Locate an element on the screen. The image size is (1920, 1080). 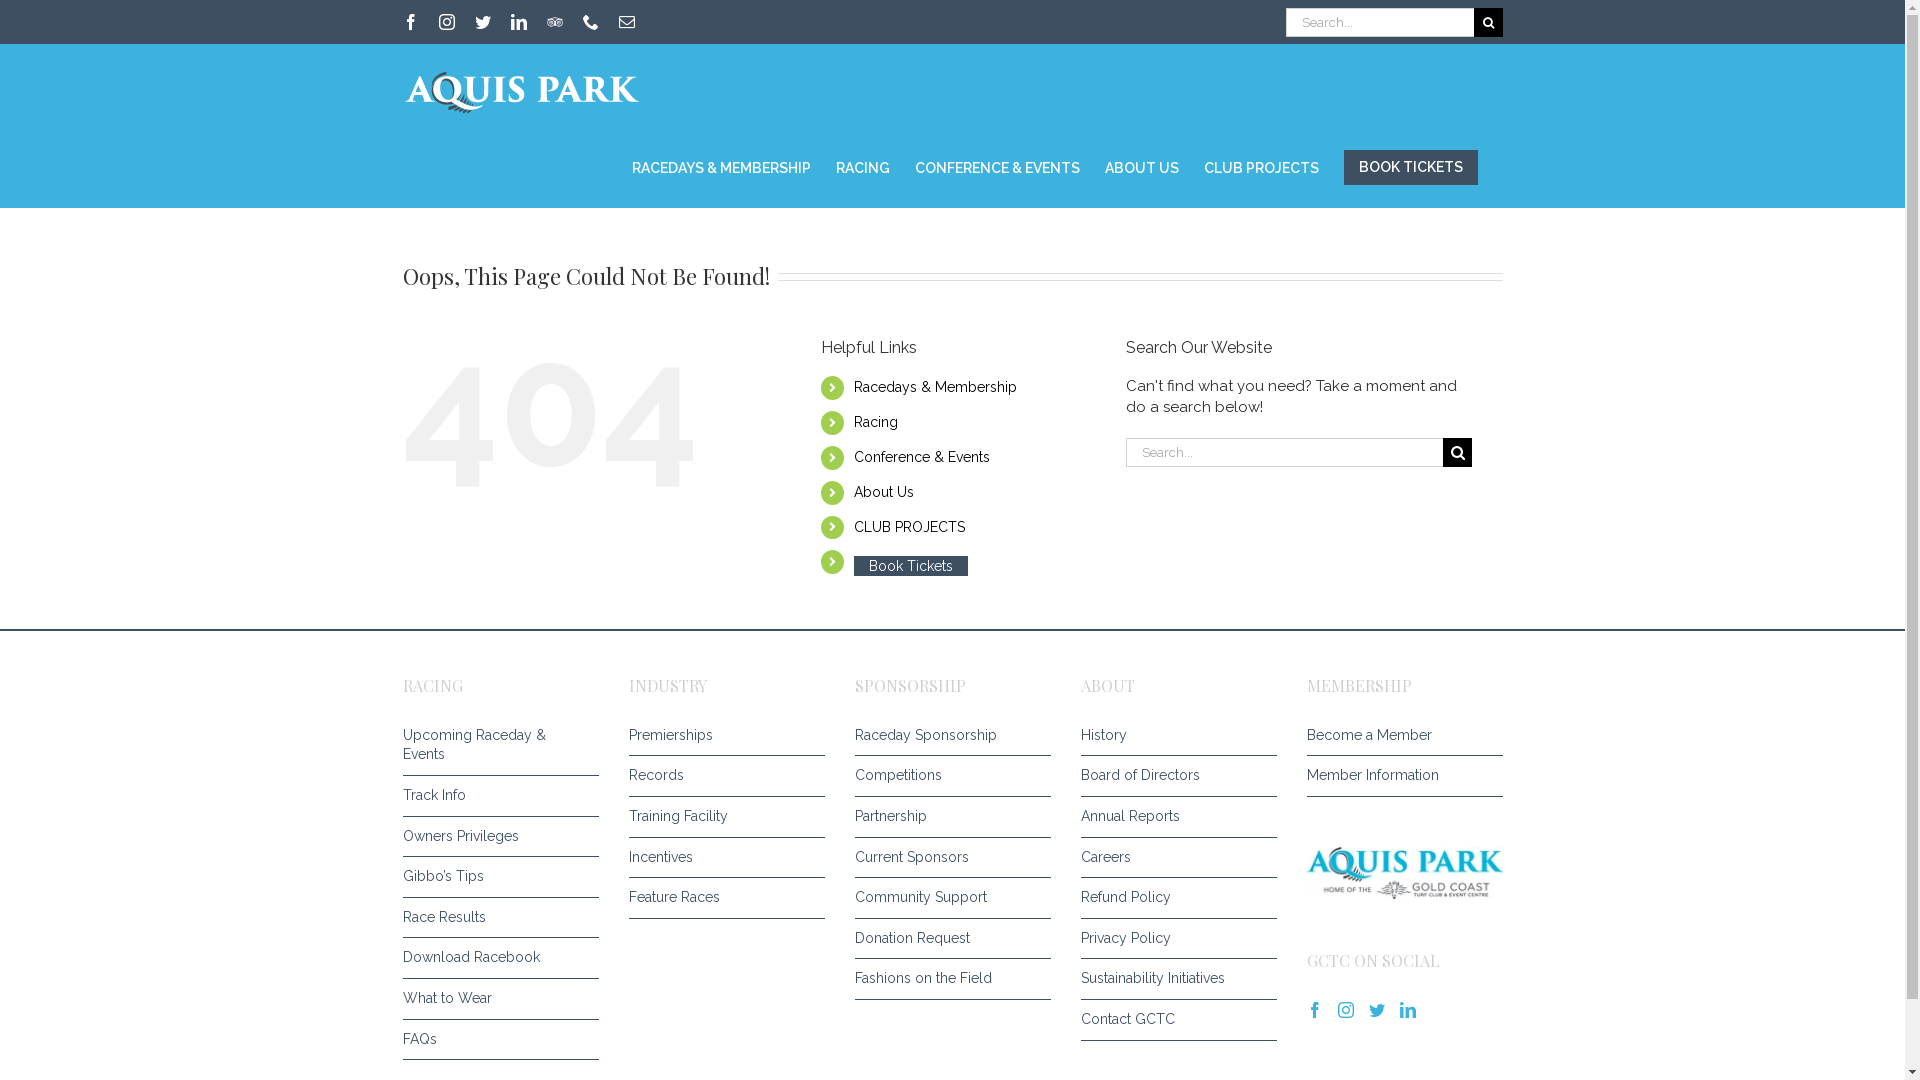
'Records' is located at coordinates (720, 774).